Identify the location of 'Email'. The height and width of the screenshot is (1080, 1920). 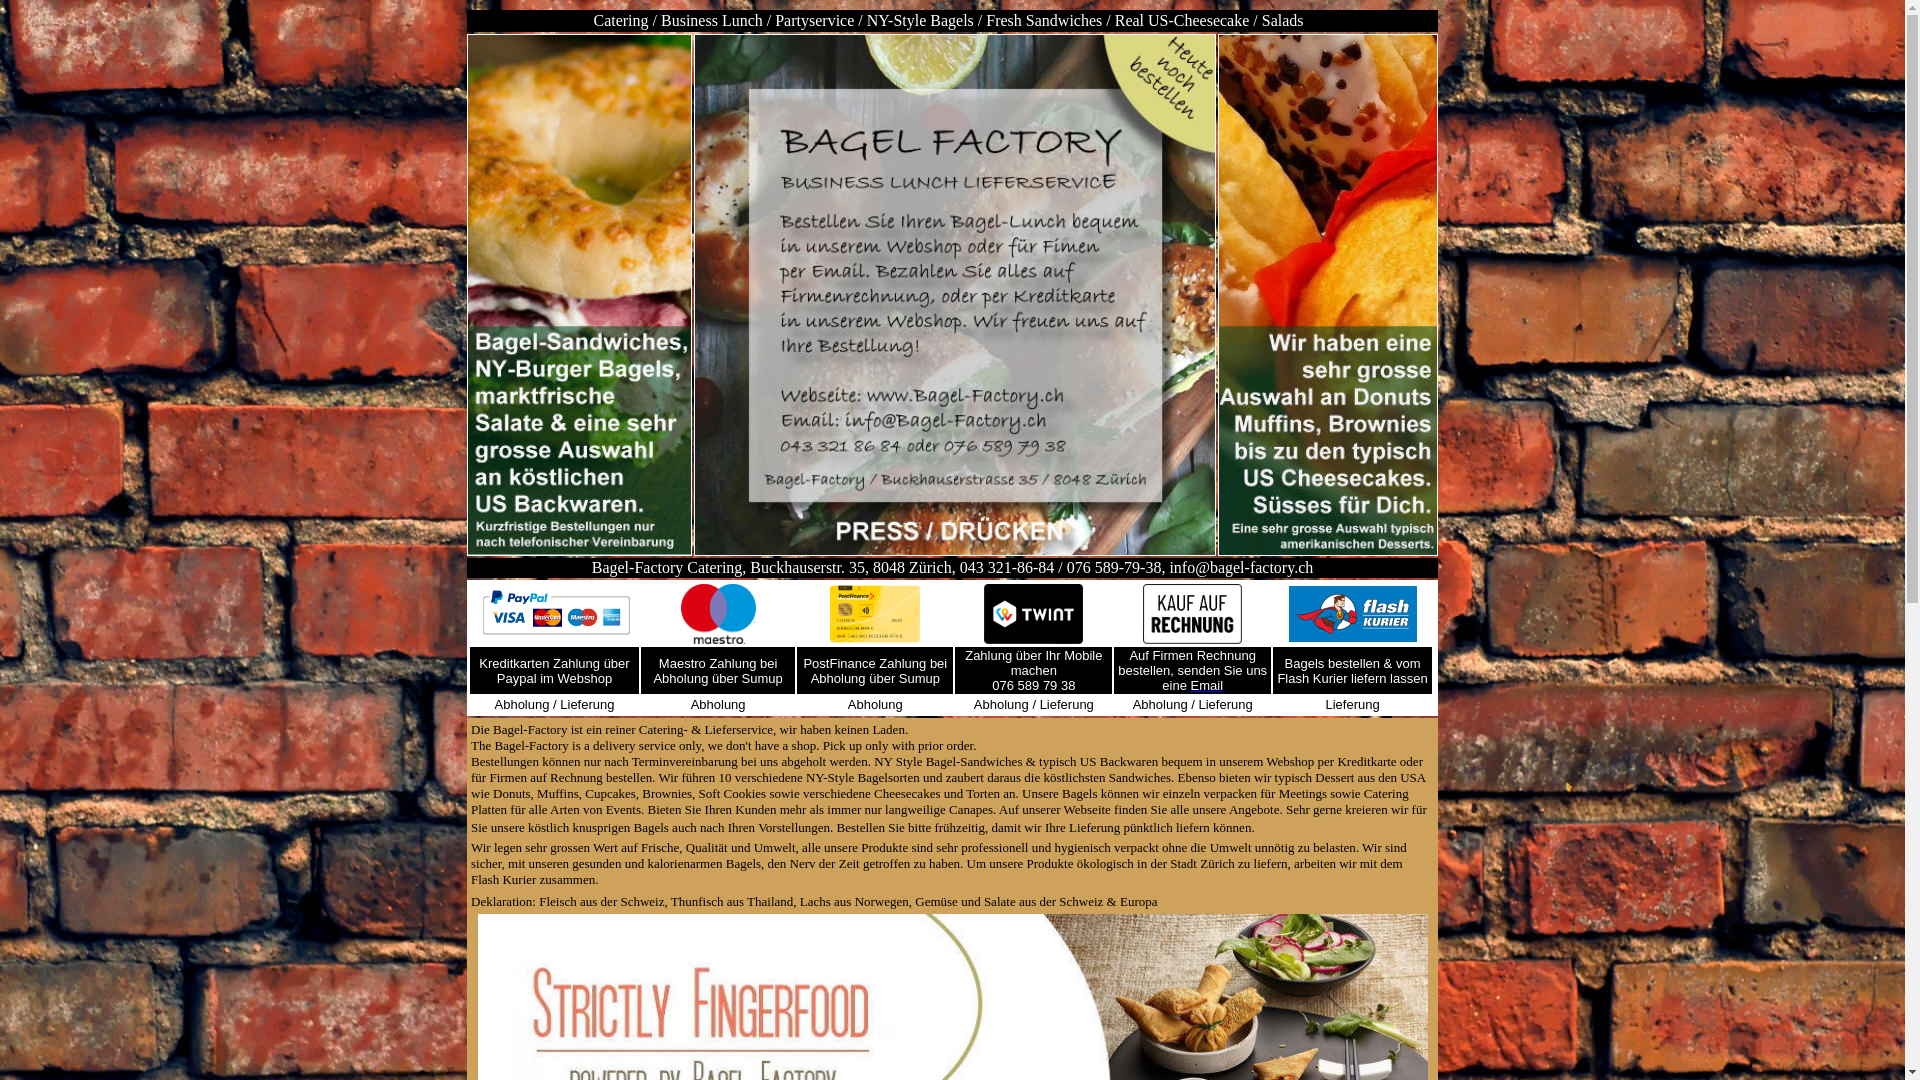
(1206, 684).